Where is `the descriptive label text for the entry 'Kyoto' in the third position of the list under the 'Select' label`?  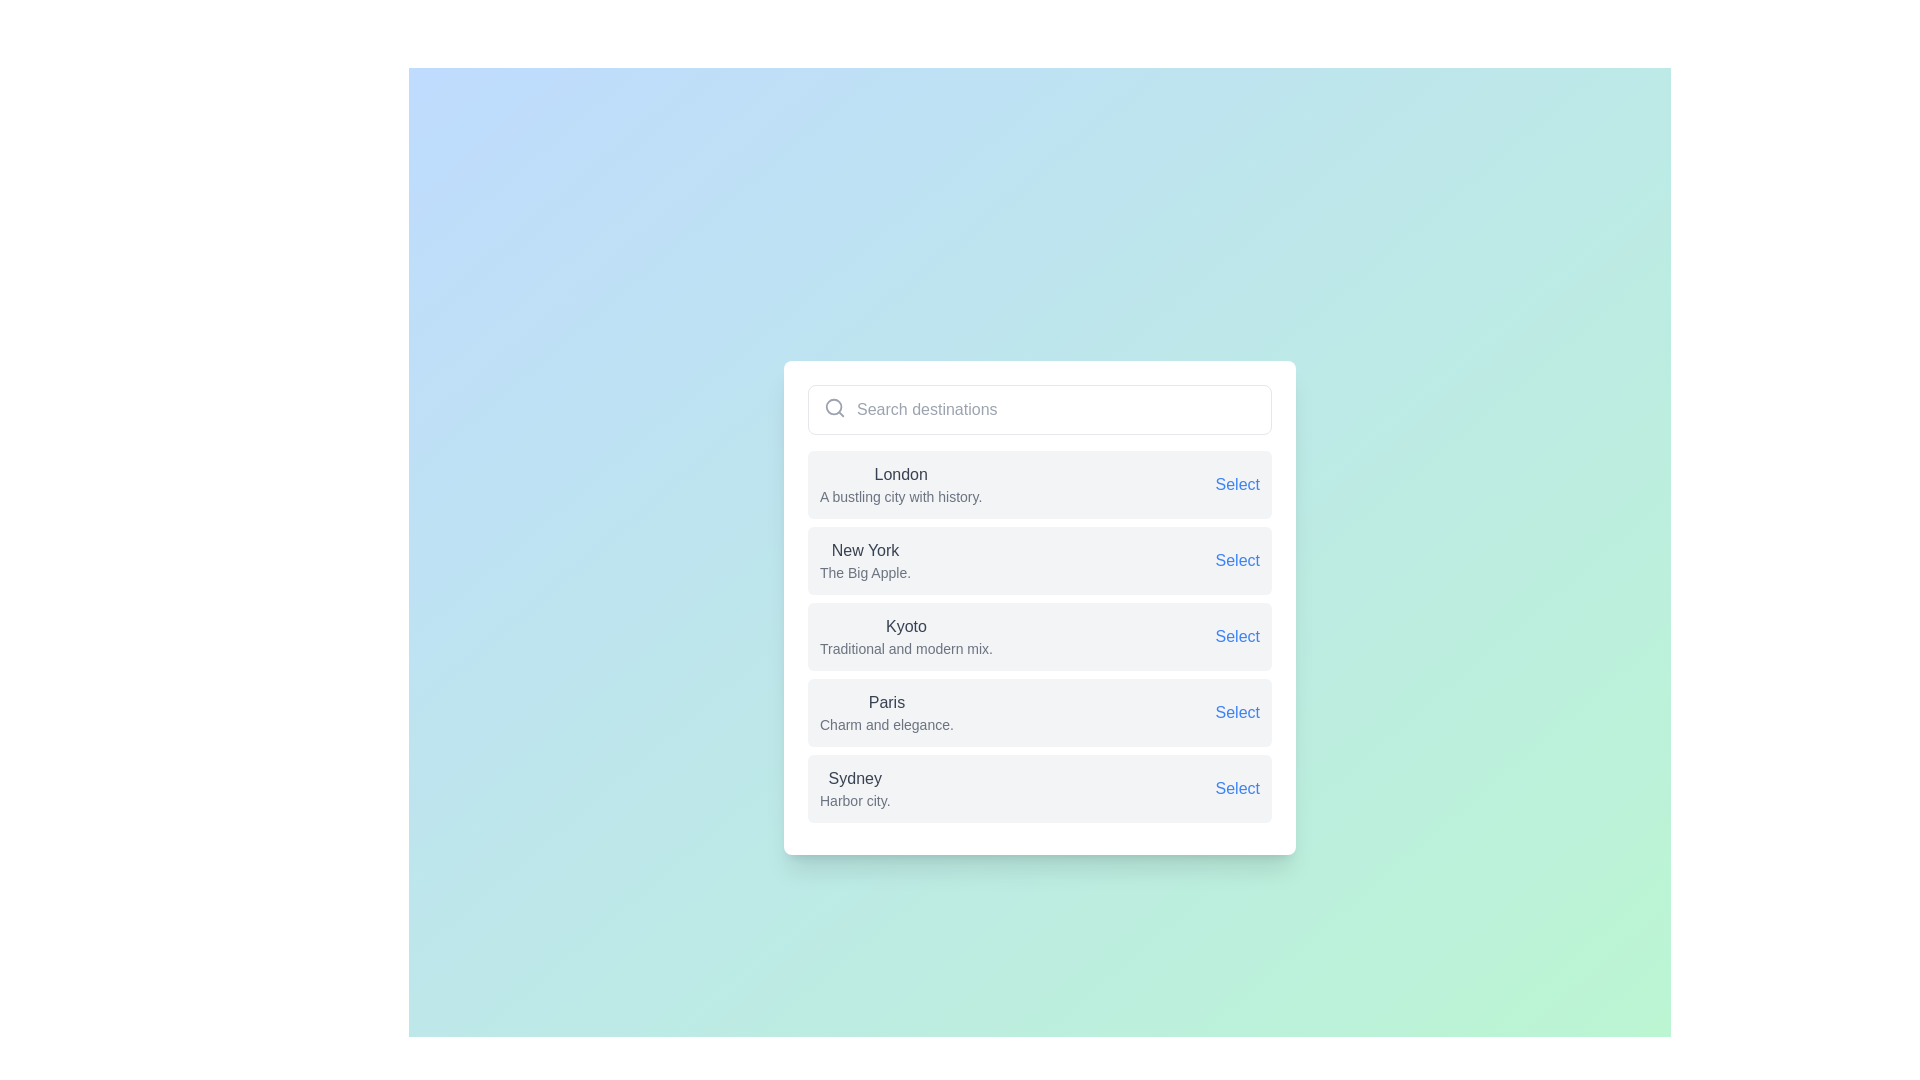
the descriptive label text for the entry 'Kyoto' in the third position of the list under the 'Select' label is located at coordinates (905, 636).